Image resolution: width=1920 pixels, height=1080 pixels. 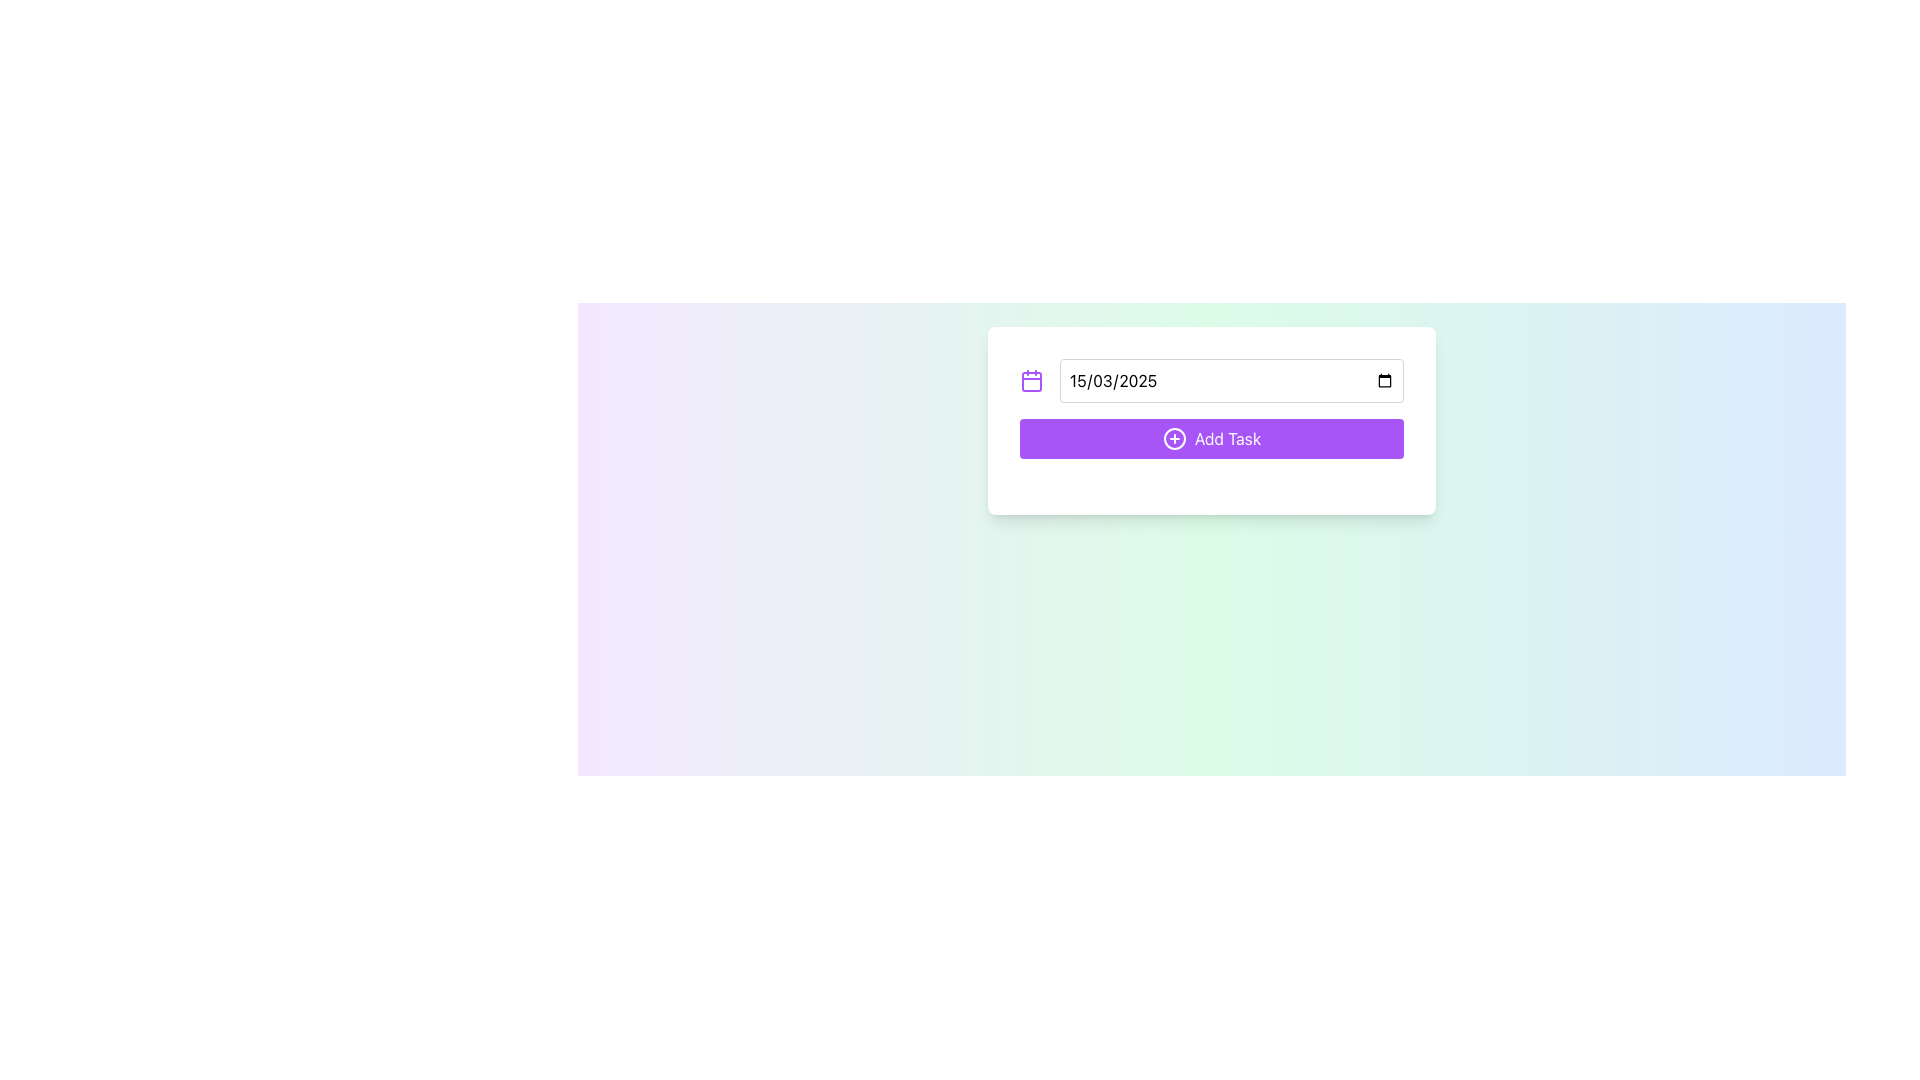 What do you see at coordinates (1210, 419) in the screenshot?
I see `the interactive button located below the date selection input field to initiate the 'Add Task' action` at bounding box center [1210, 419].